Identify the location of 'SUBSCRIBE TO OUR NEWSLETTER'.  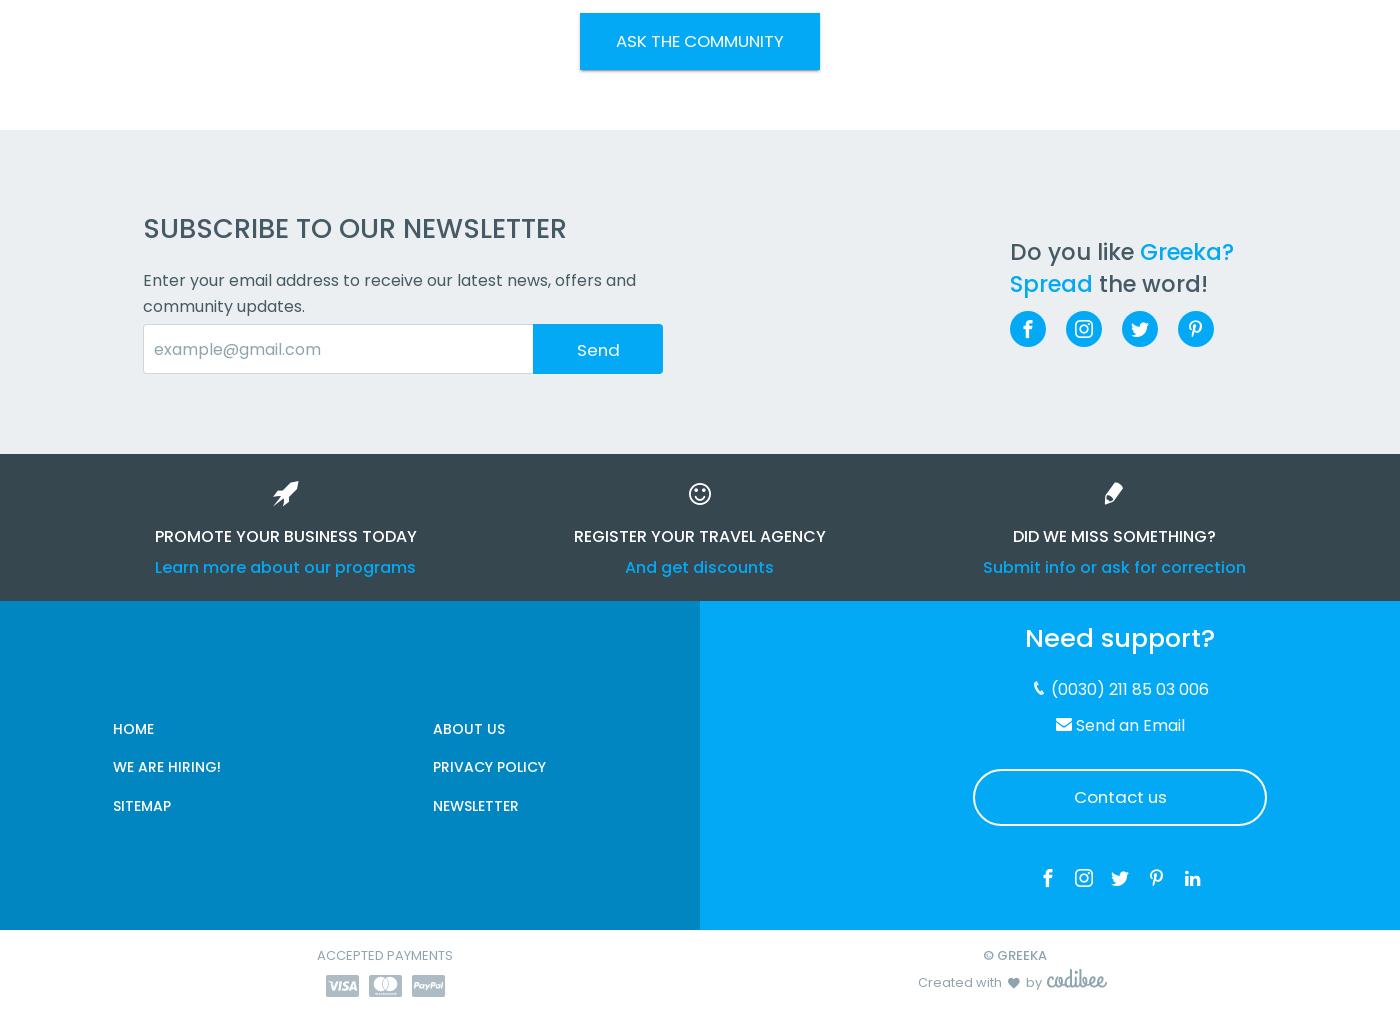
(355, 228).